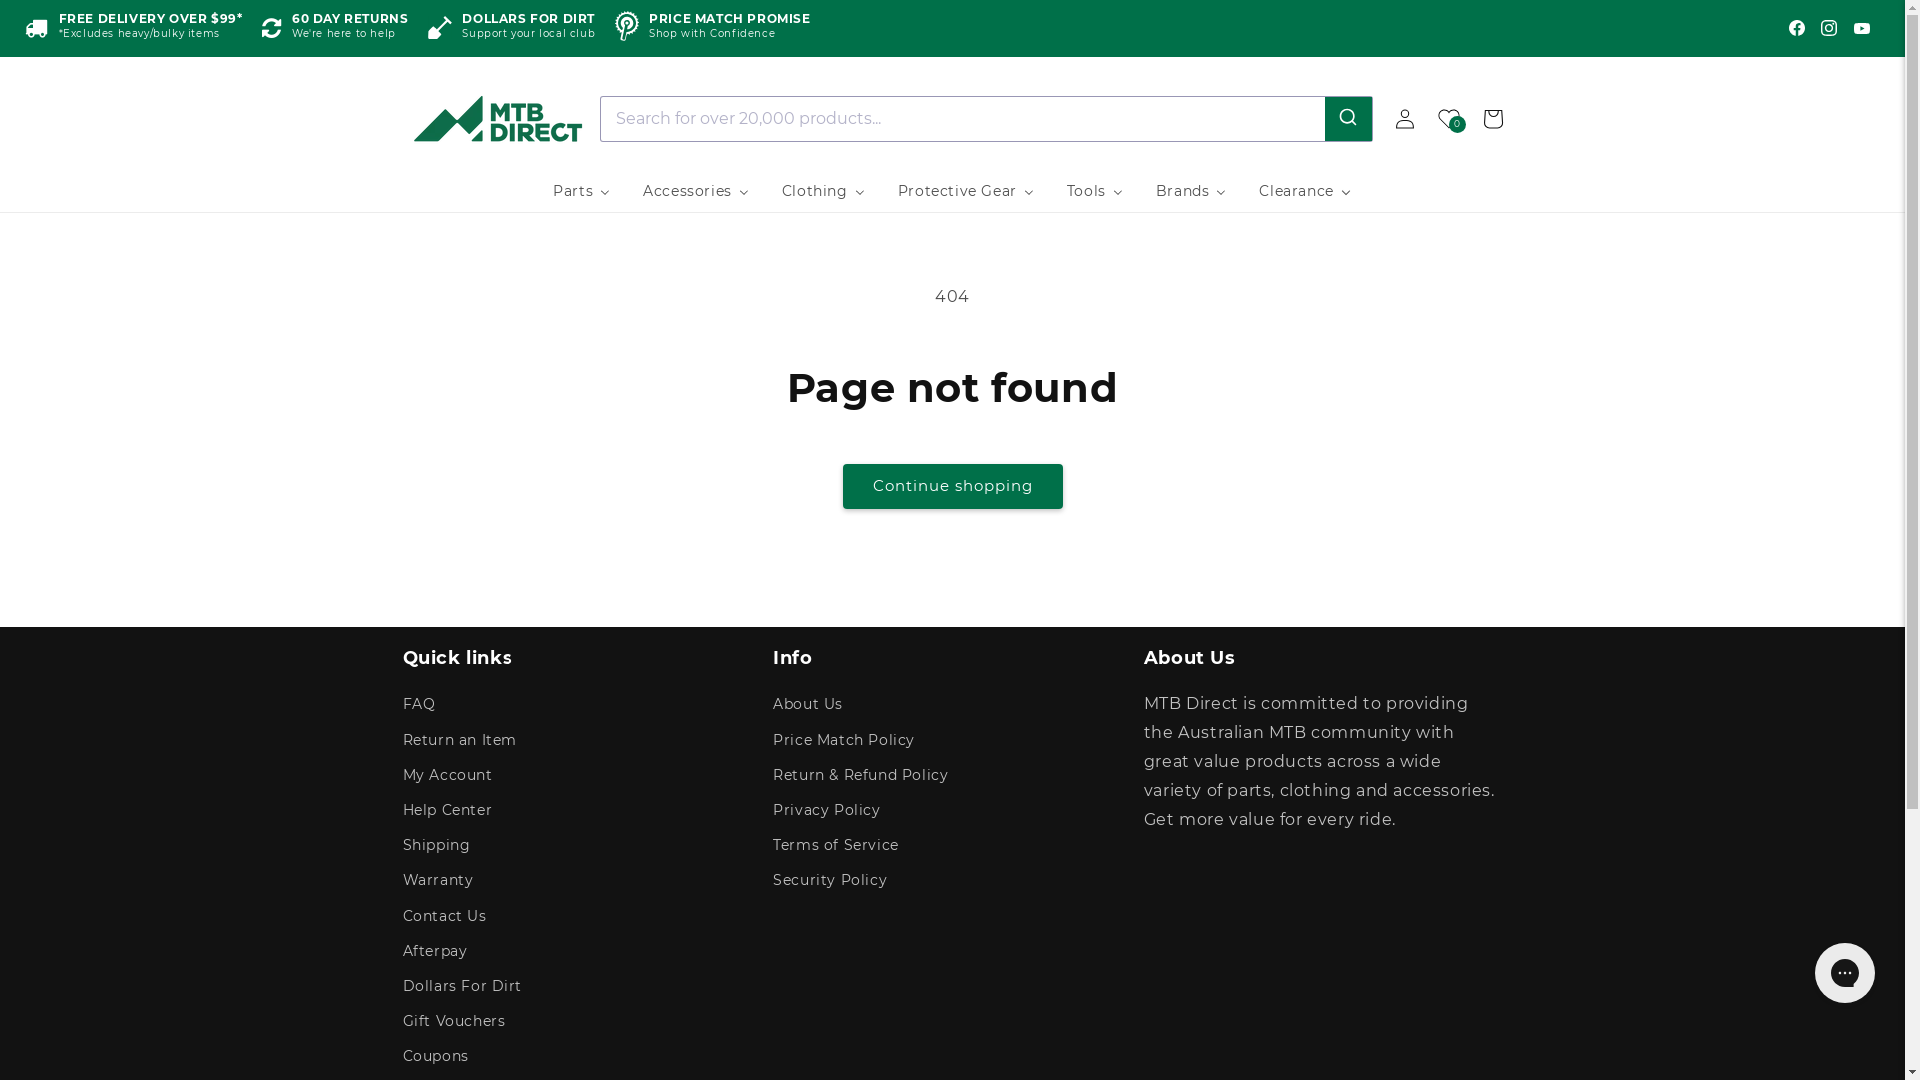 Image resolution: width=1920 pixels, height=1080 pixels. Describe the element at coordinates (460, 985) in the screenshot. I see `'Dollars For Dirt'` at that location.